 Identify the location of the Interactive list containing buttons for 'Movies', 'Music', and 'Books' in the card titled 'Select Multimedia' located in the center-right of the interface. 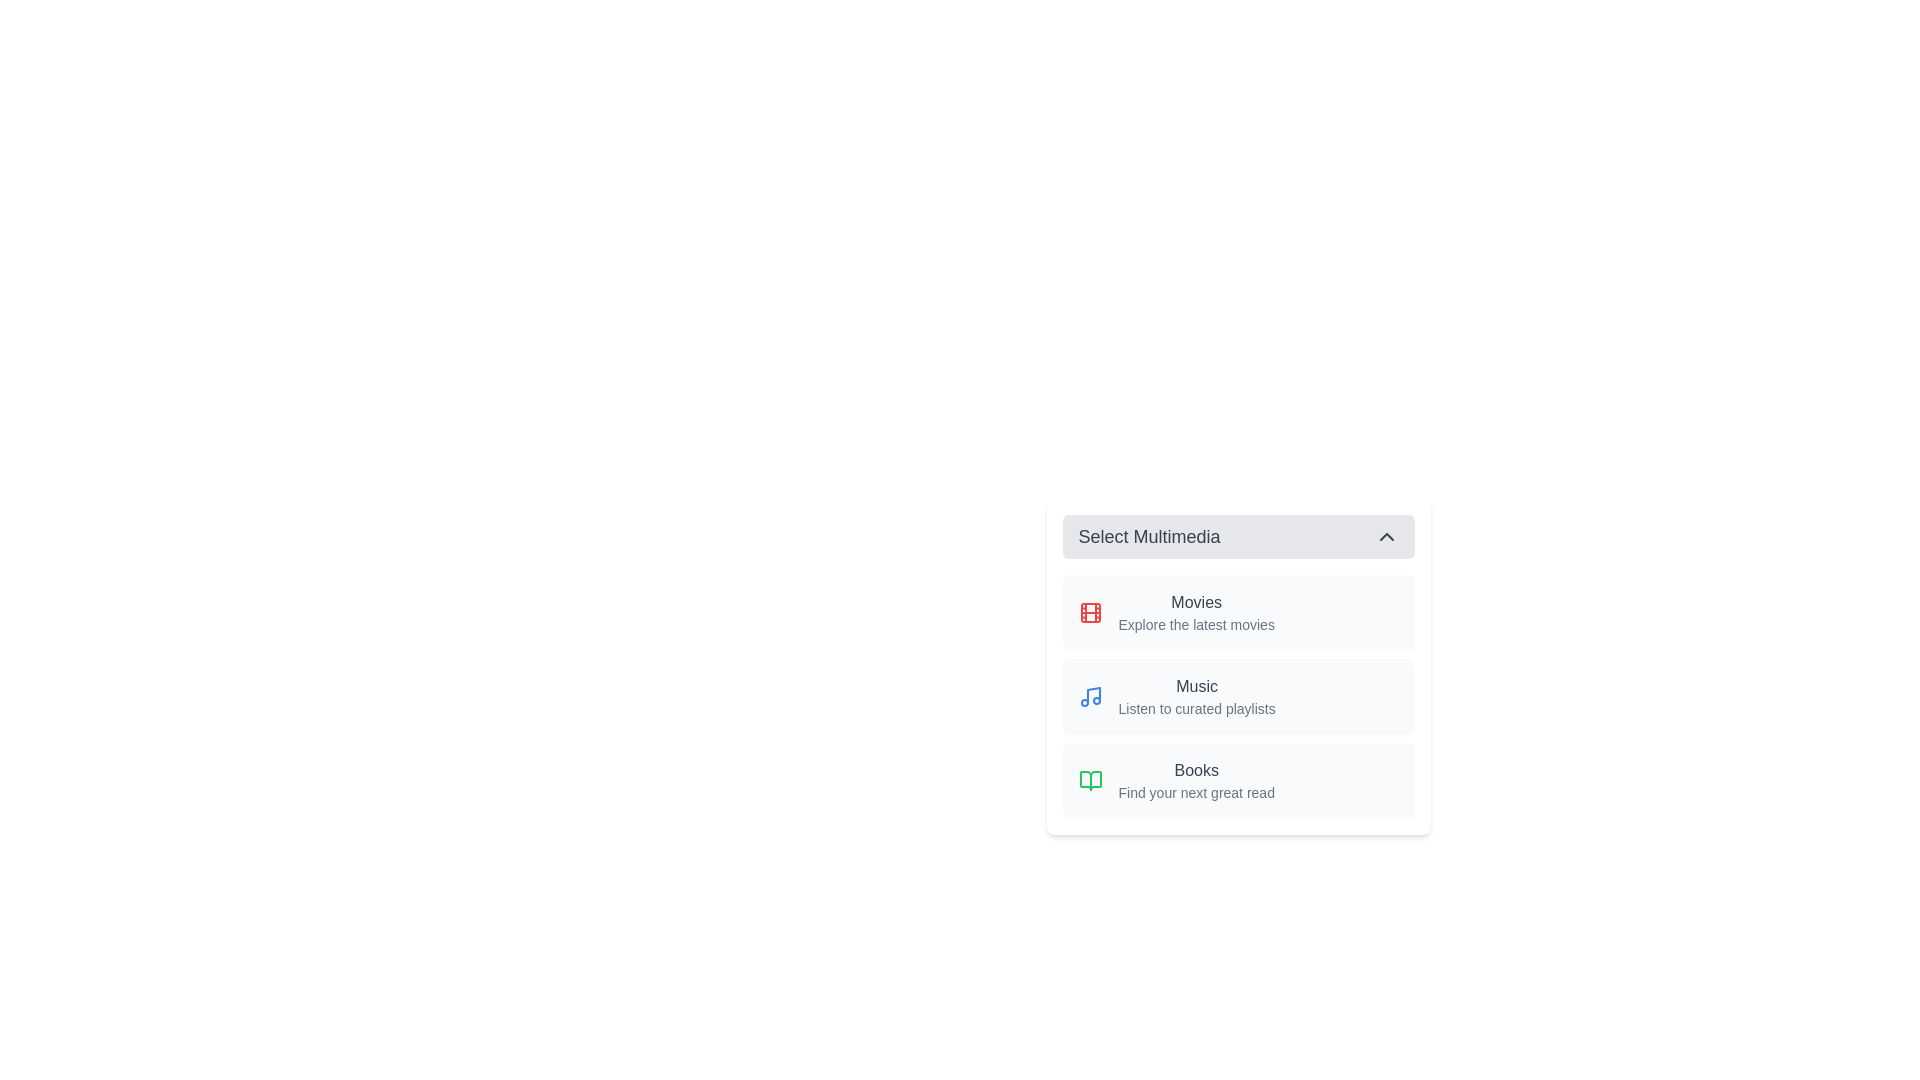
(1237, 696).